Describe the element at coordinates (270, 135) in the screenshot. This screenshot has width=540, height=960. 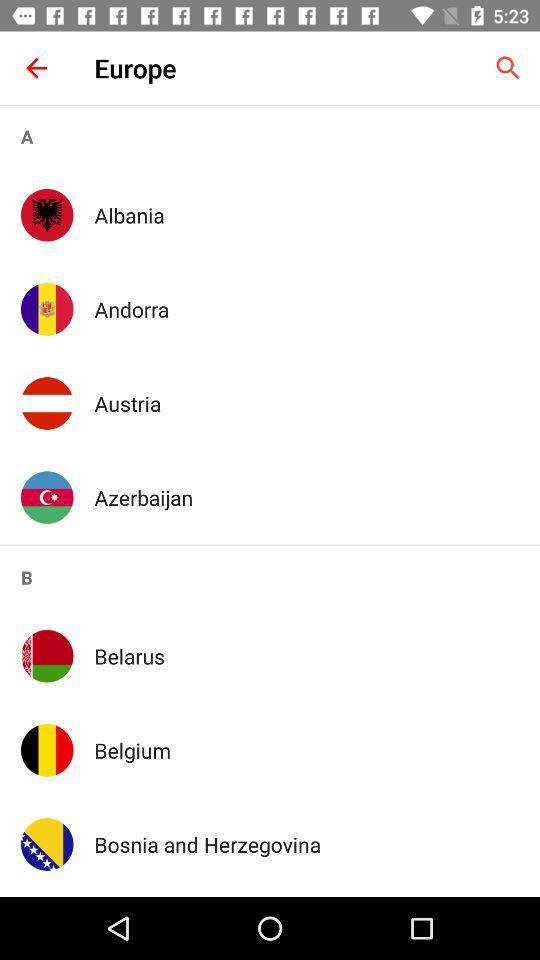
I see `the a app` at that location.